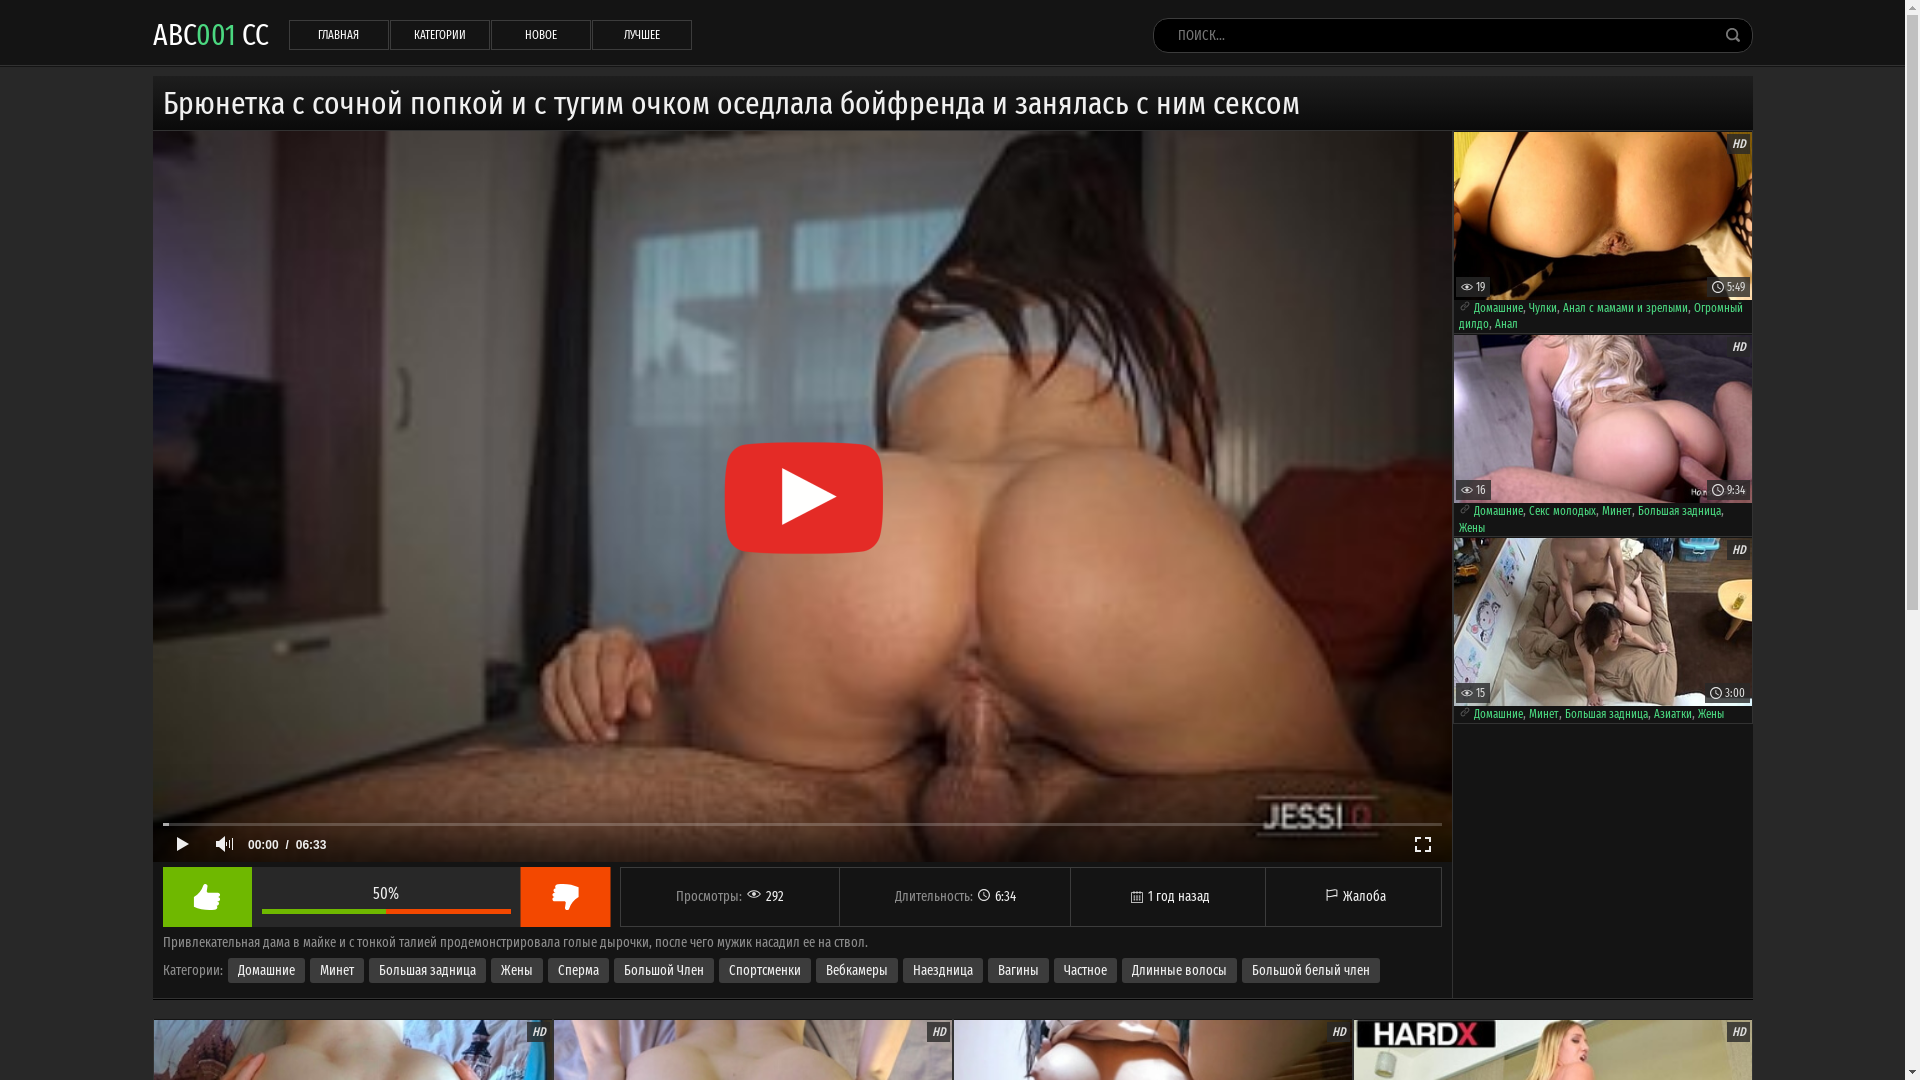 The image size is (1920, 1080). Describe the element at coordinates (1454, 620) in the screenshot. I see `'HD` at that location.